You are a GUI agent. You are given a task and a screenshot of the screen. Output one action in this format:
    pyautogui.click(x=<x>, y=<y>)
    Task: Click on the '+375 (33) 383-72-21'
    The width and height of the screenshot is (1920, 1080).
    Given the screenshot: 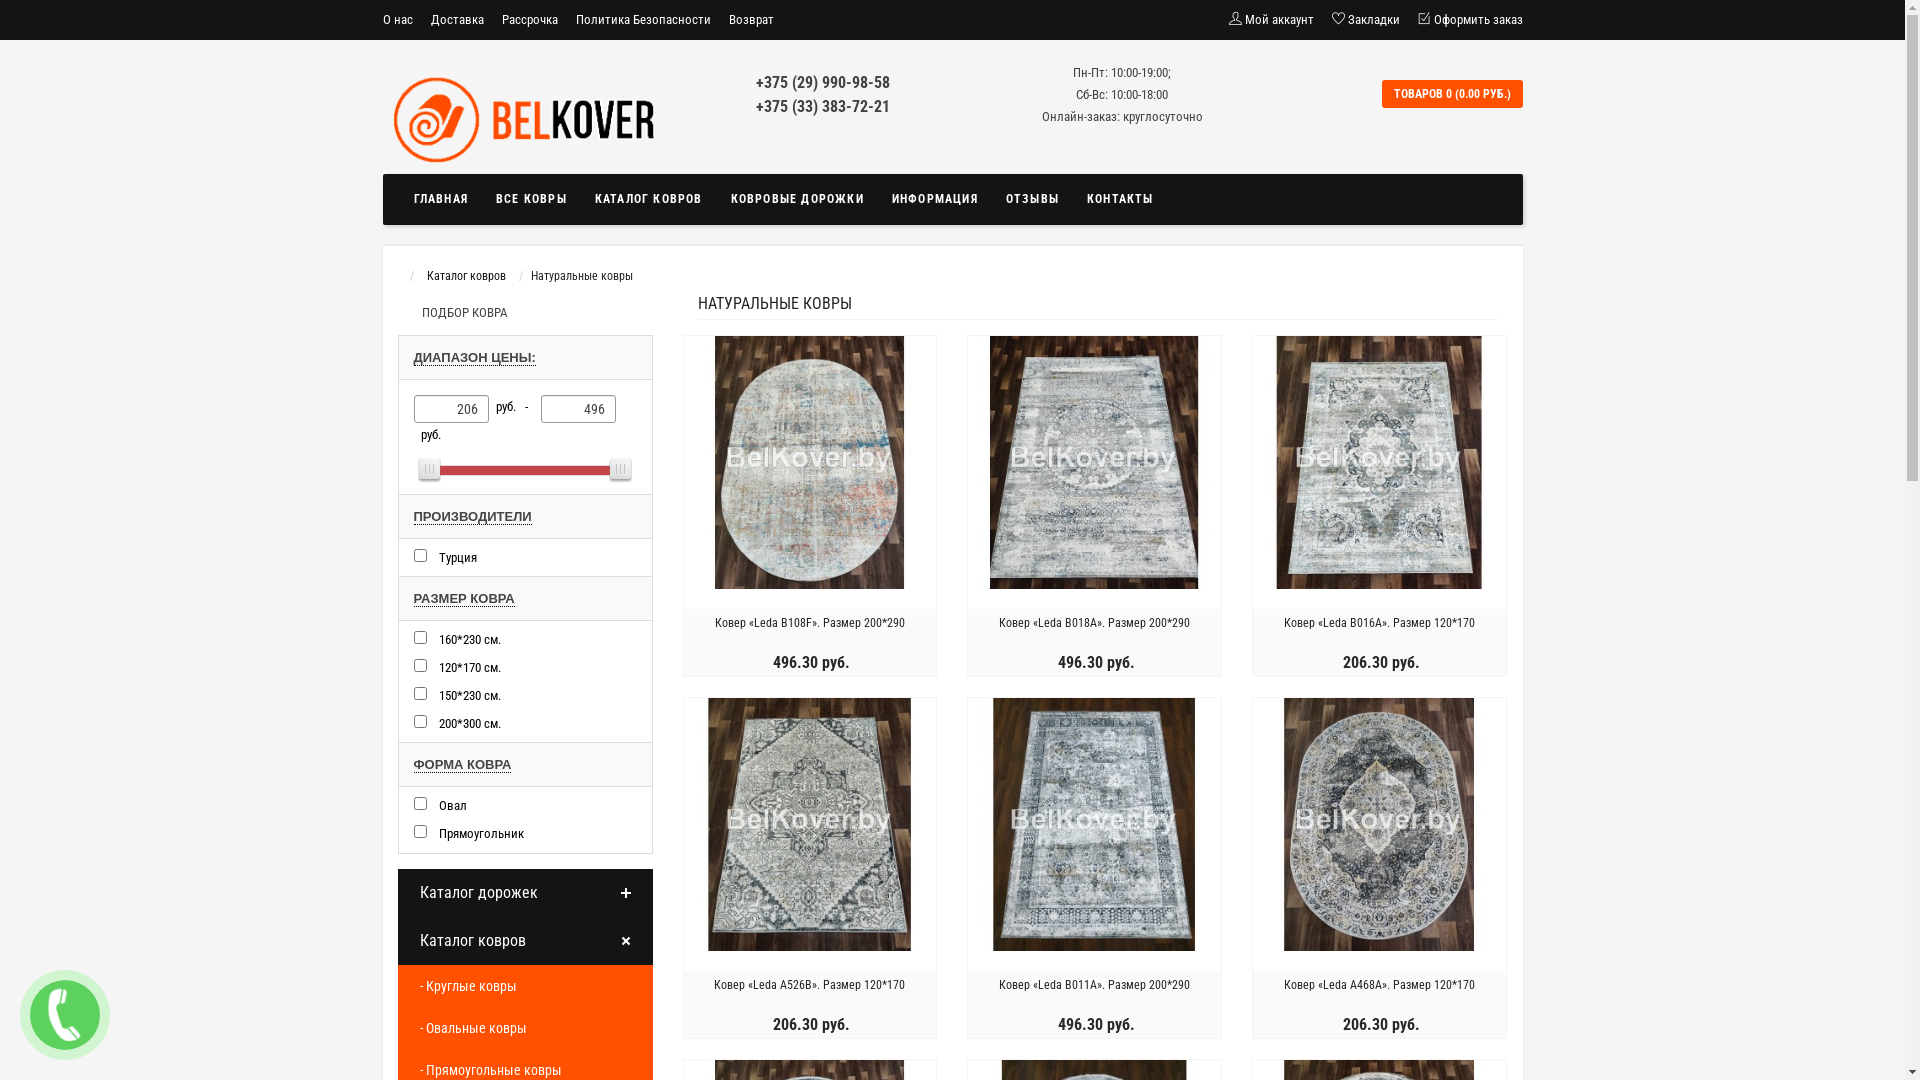 What is the action you would take?
    pyautogui.click(x=754, y=106)
    